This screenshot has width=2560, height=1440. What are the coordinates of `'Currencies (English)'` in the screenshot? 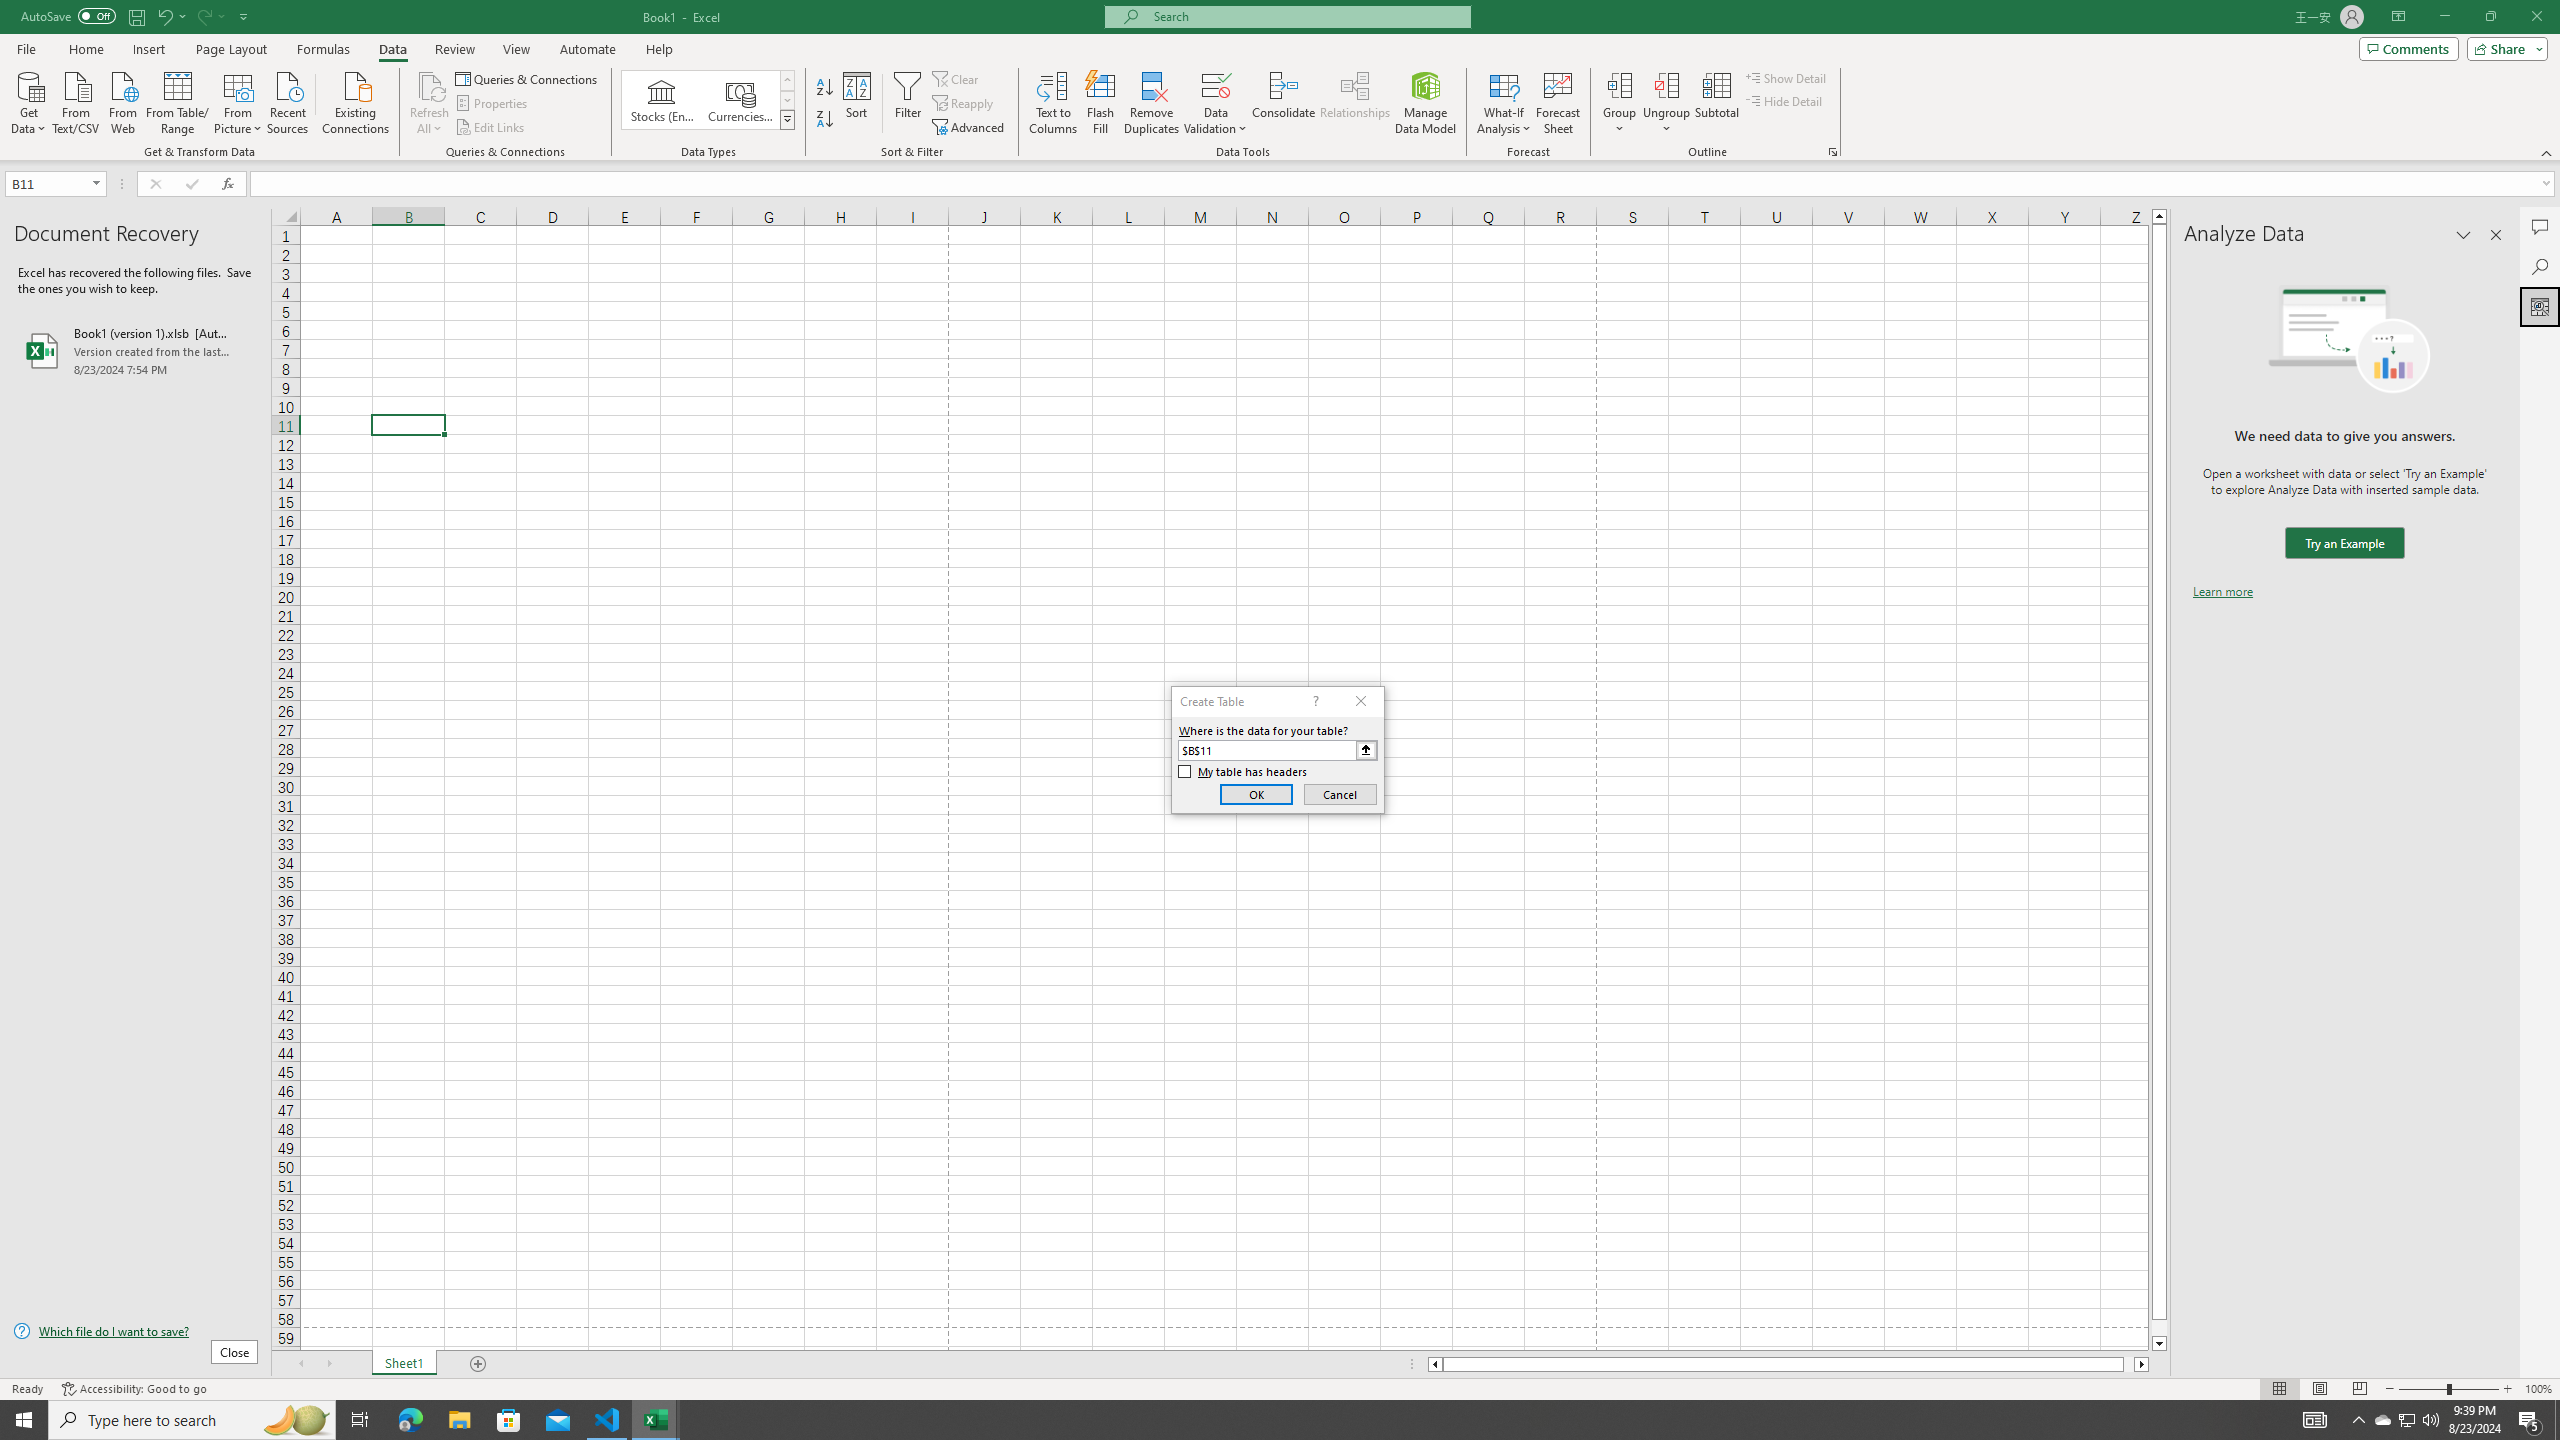 It's located at (738, 99).